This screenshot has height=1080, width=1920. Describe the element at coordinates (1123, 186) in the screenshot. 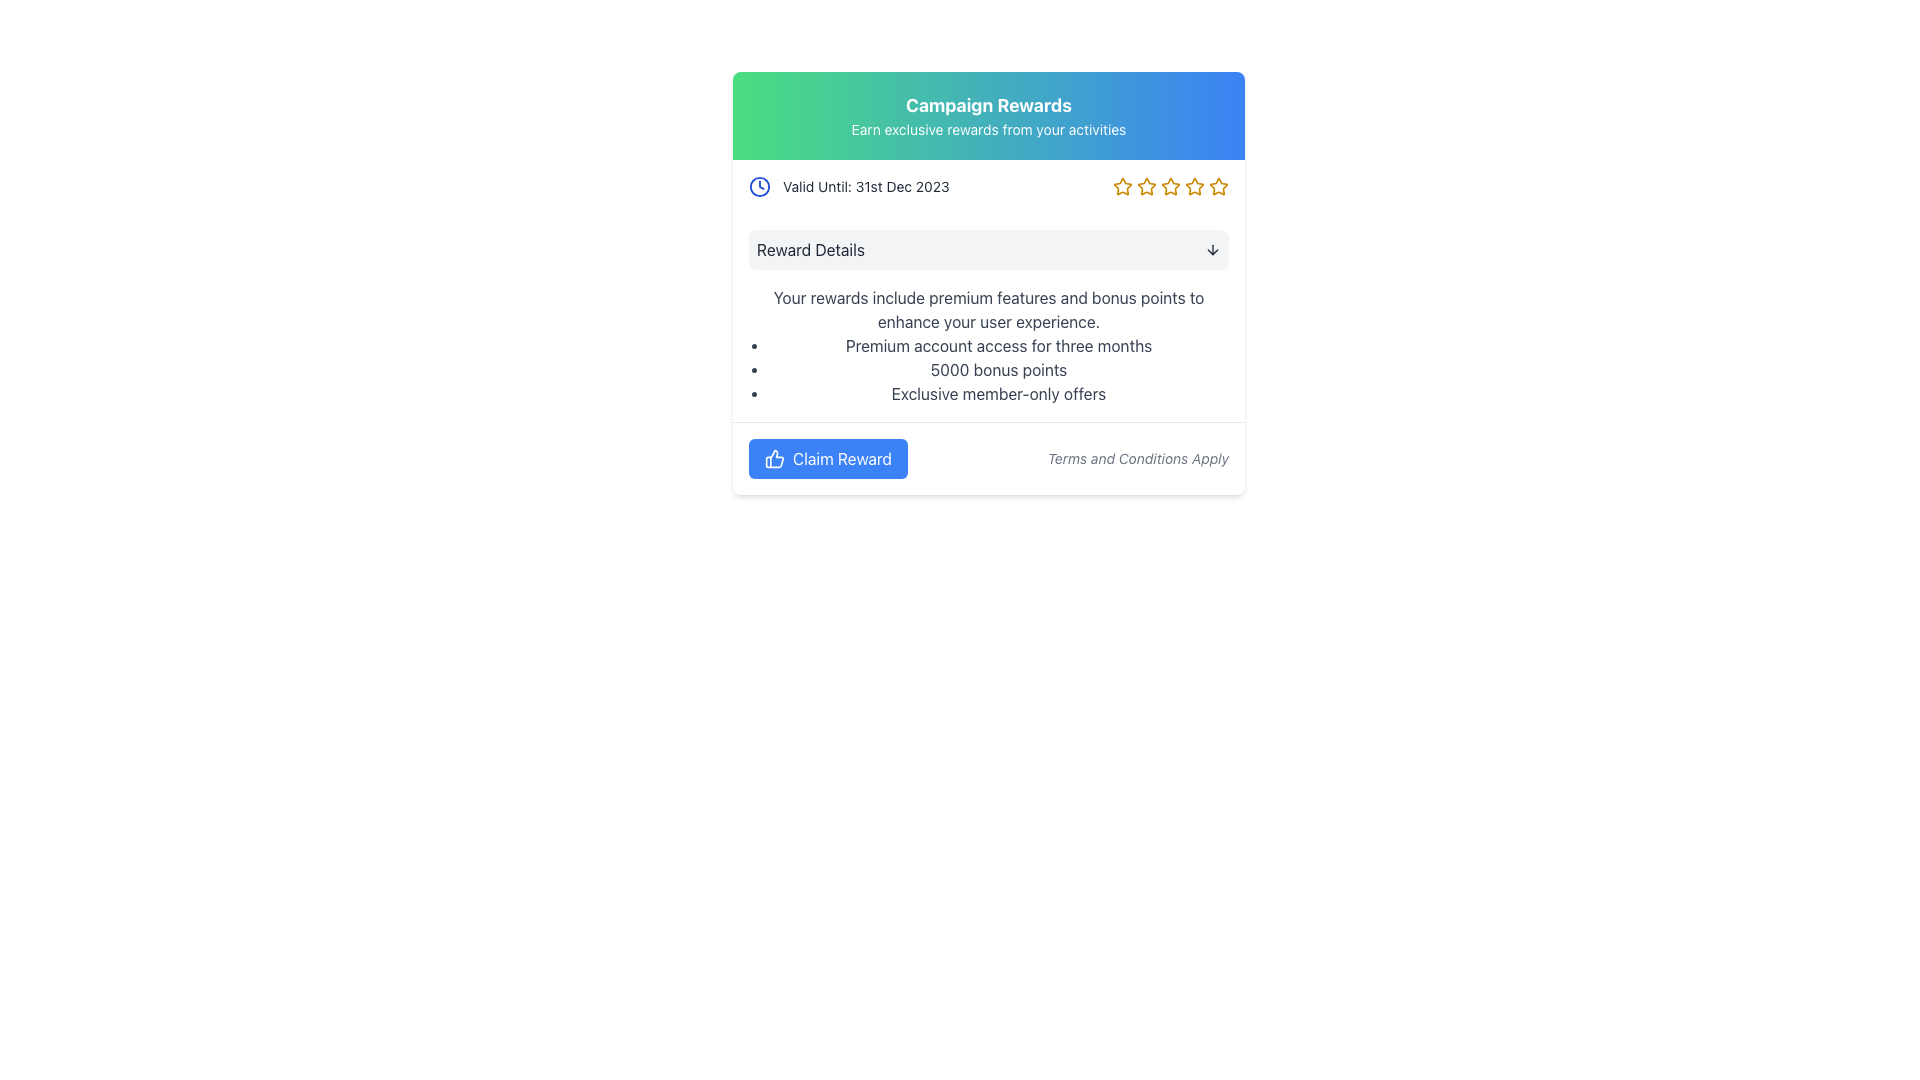

I see `the first star icon in the rating widget` at that location.